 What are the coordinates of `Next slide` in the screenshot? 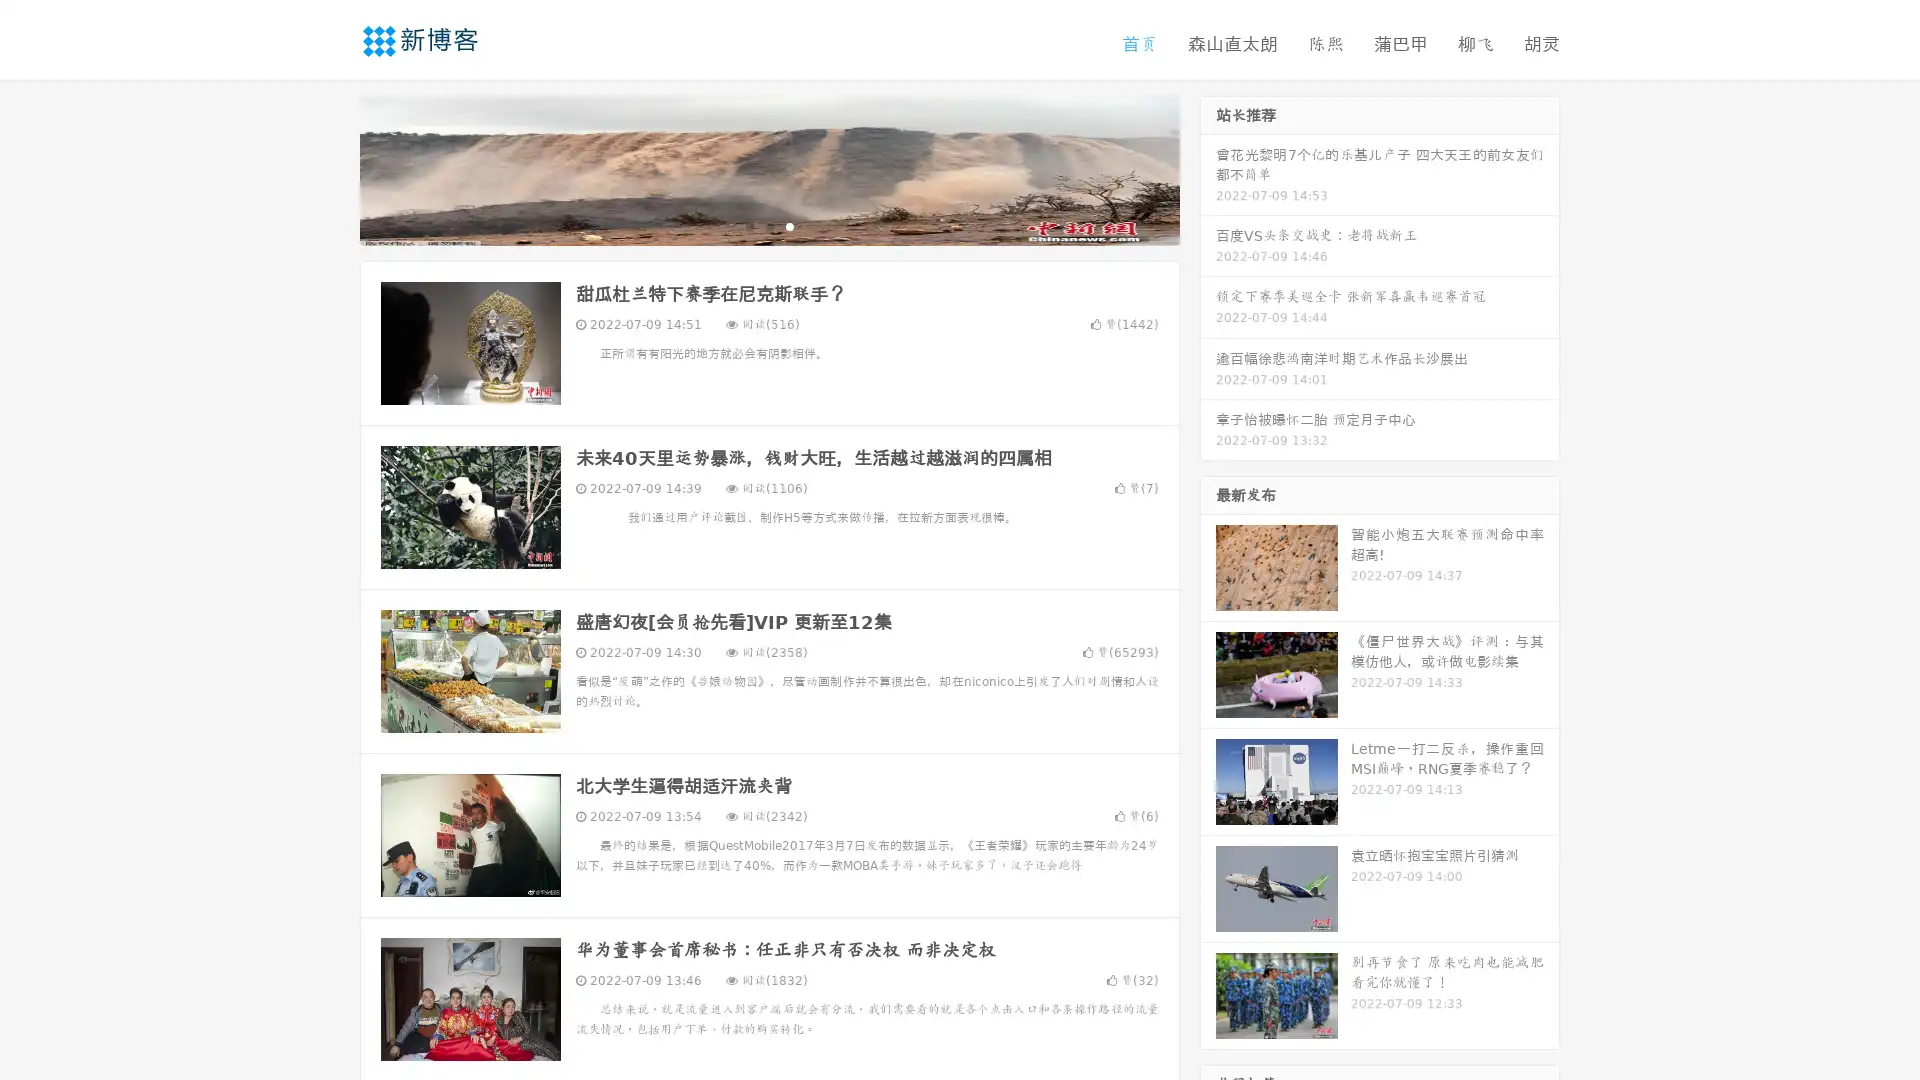 It's located at (1208, 168).